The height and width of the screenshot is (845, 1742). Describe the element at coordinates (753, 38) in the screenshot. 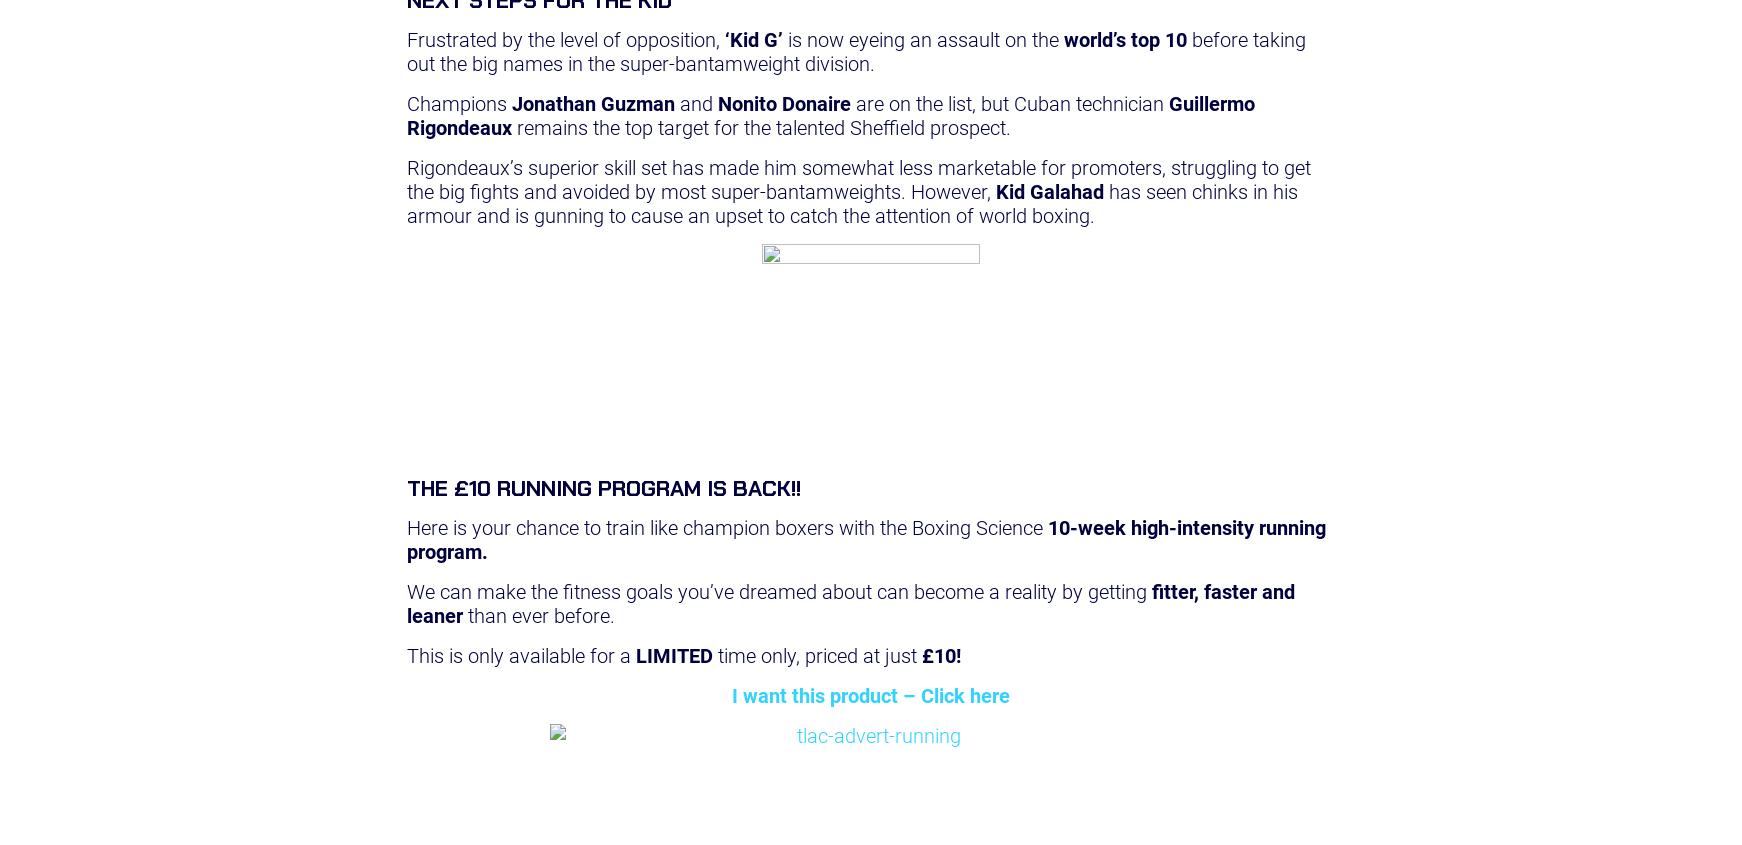

I see `'‘Kid G’'` at that location.